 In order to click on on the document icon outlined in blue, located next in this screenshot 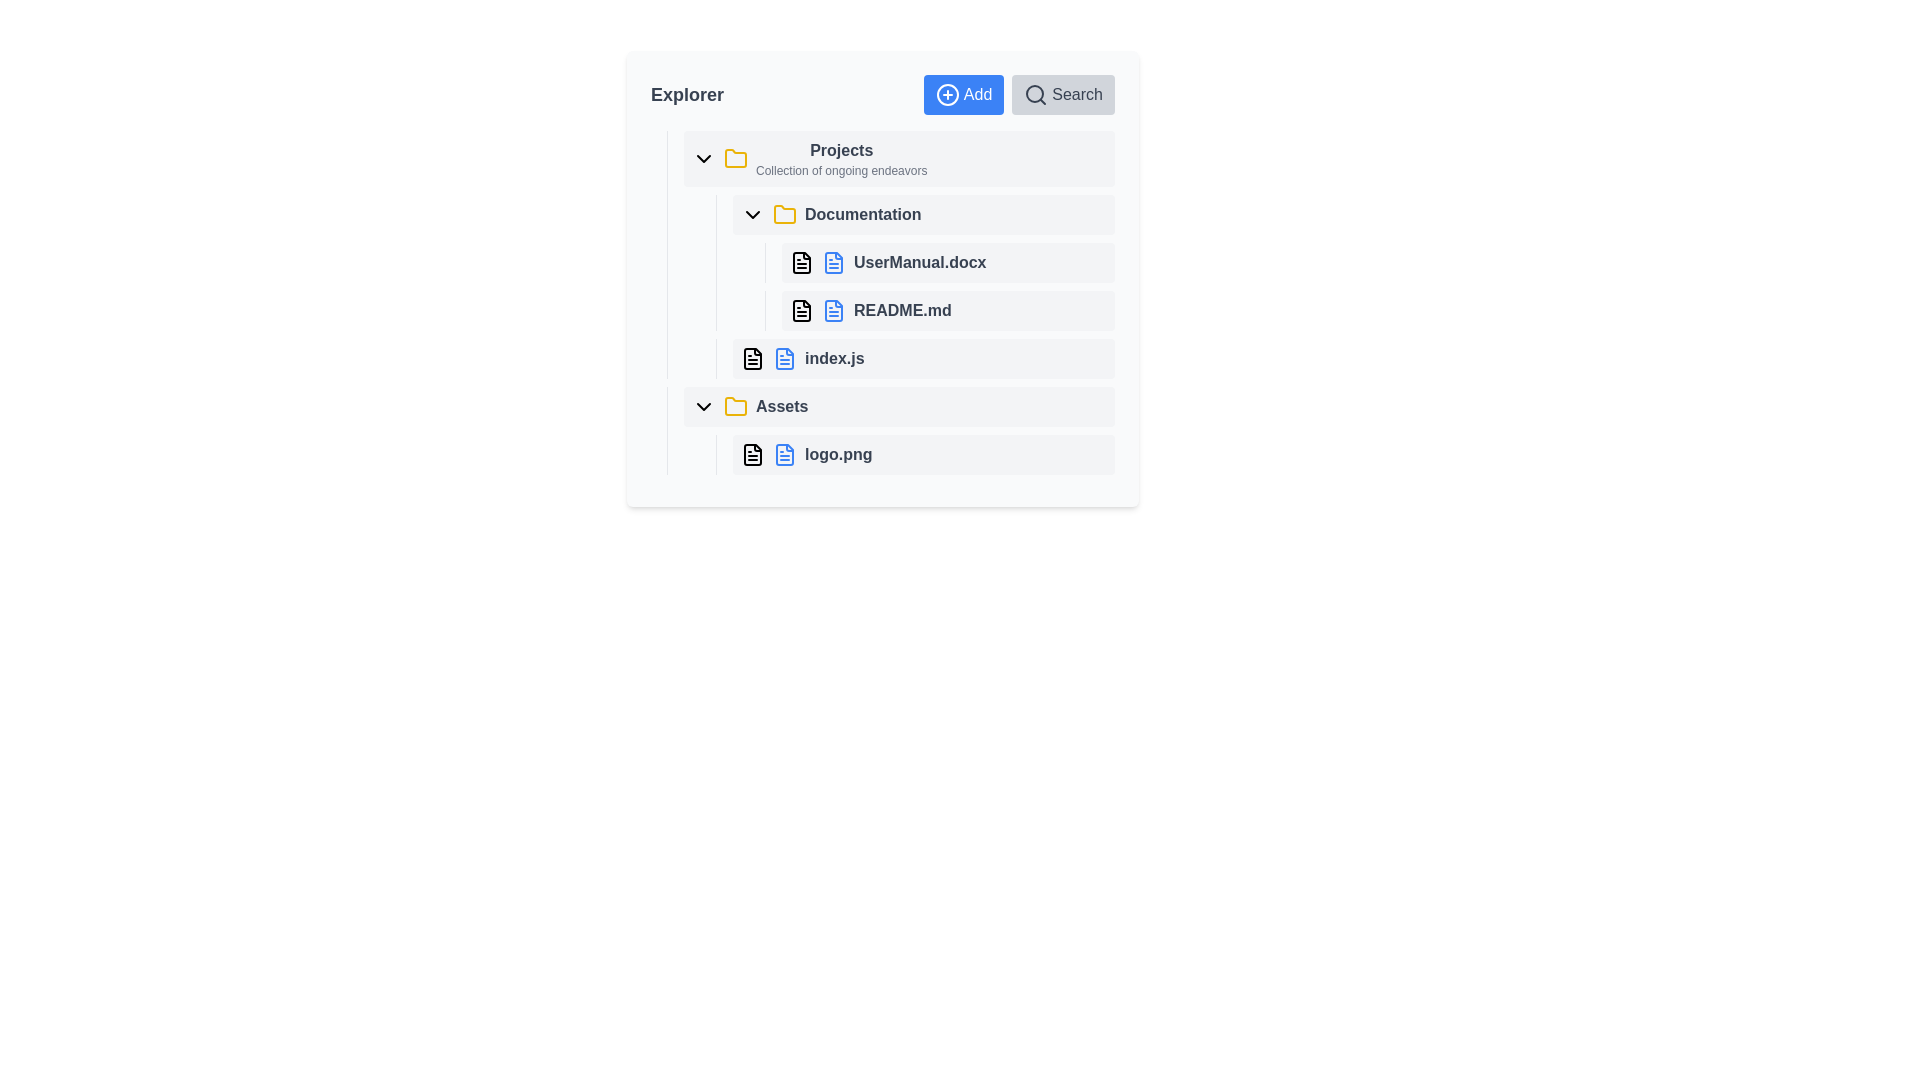, I will do `click(784, 357)`.